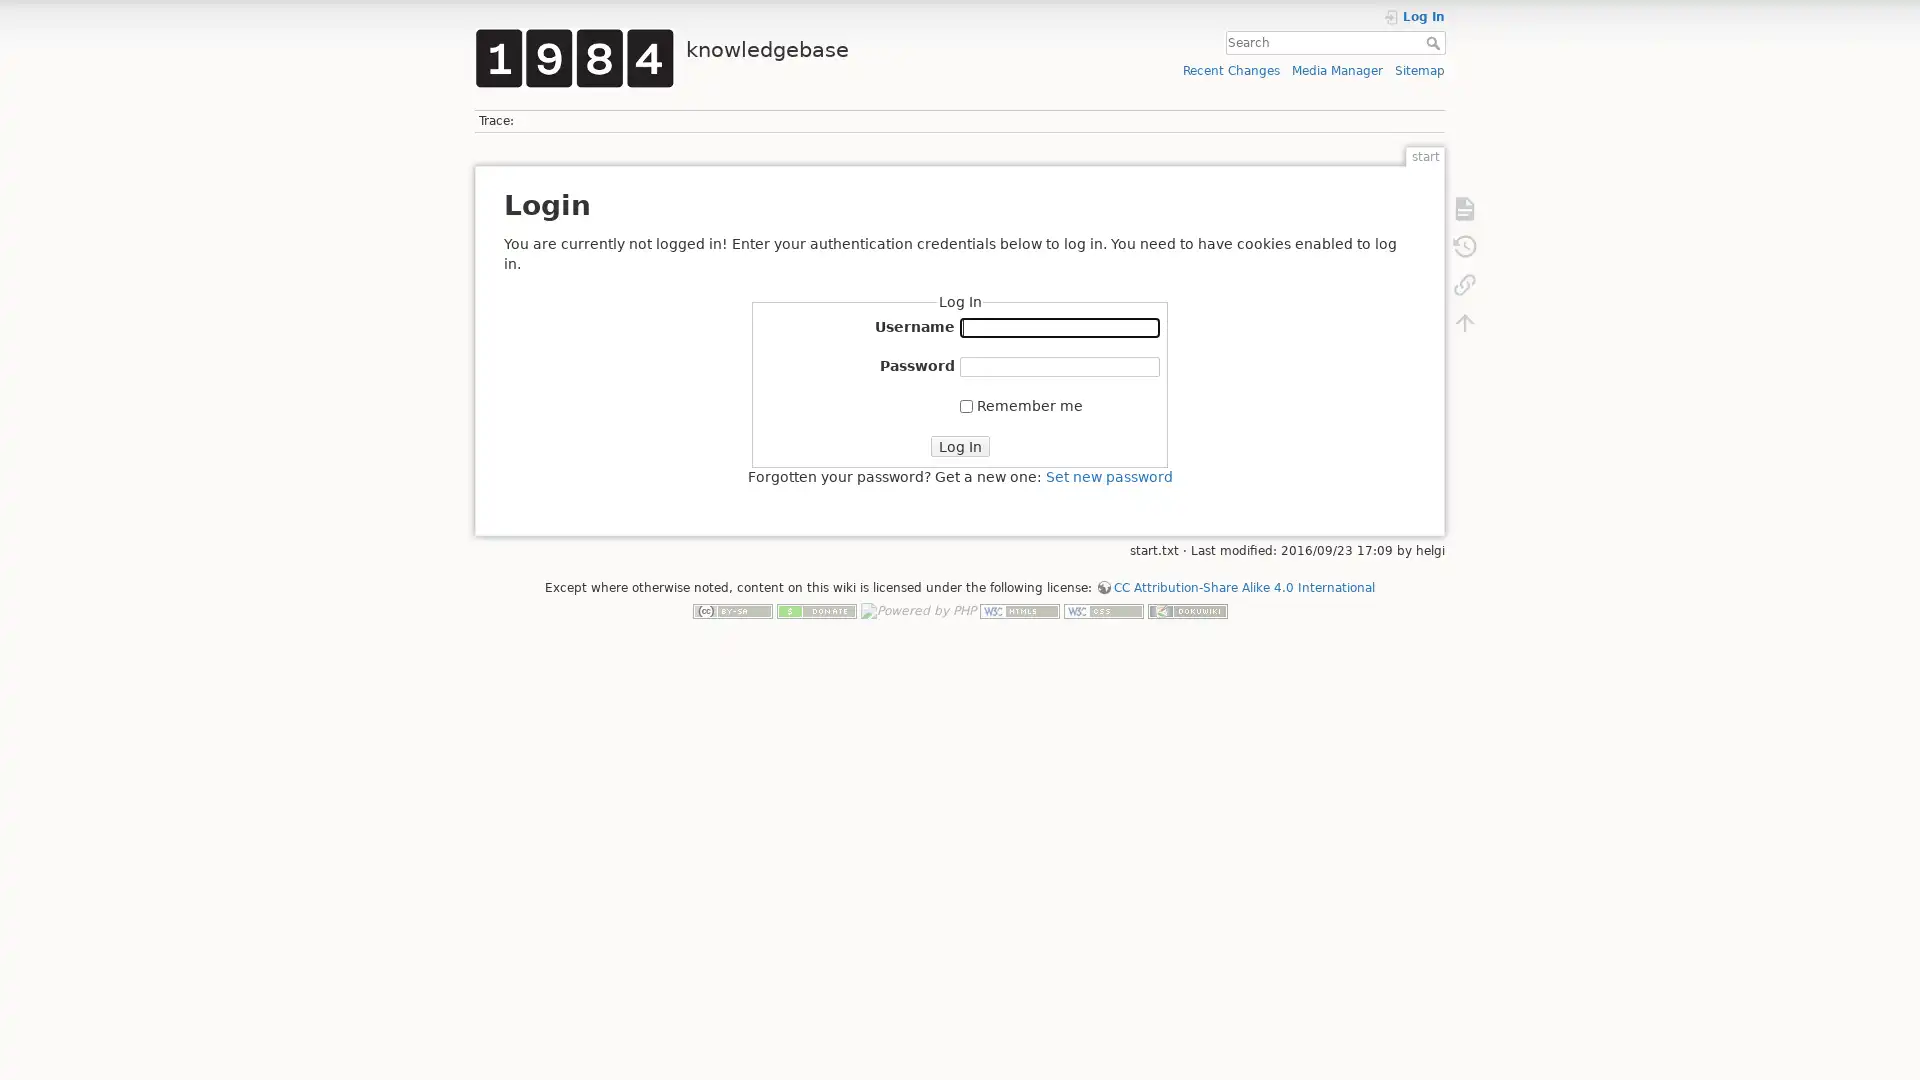 The image size is (1920, 1080). Describe the element at coordinates (1434, 42) in the screenshot. I see `Search` at that location.